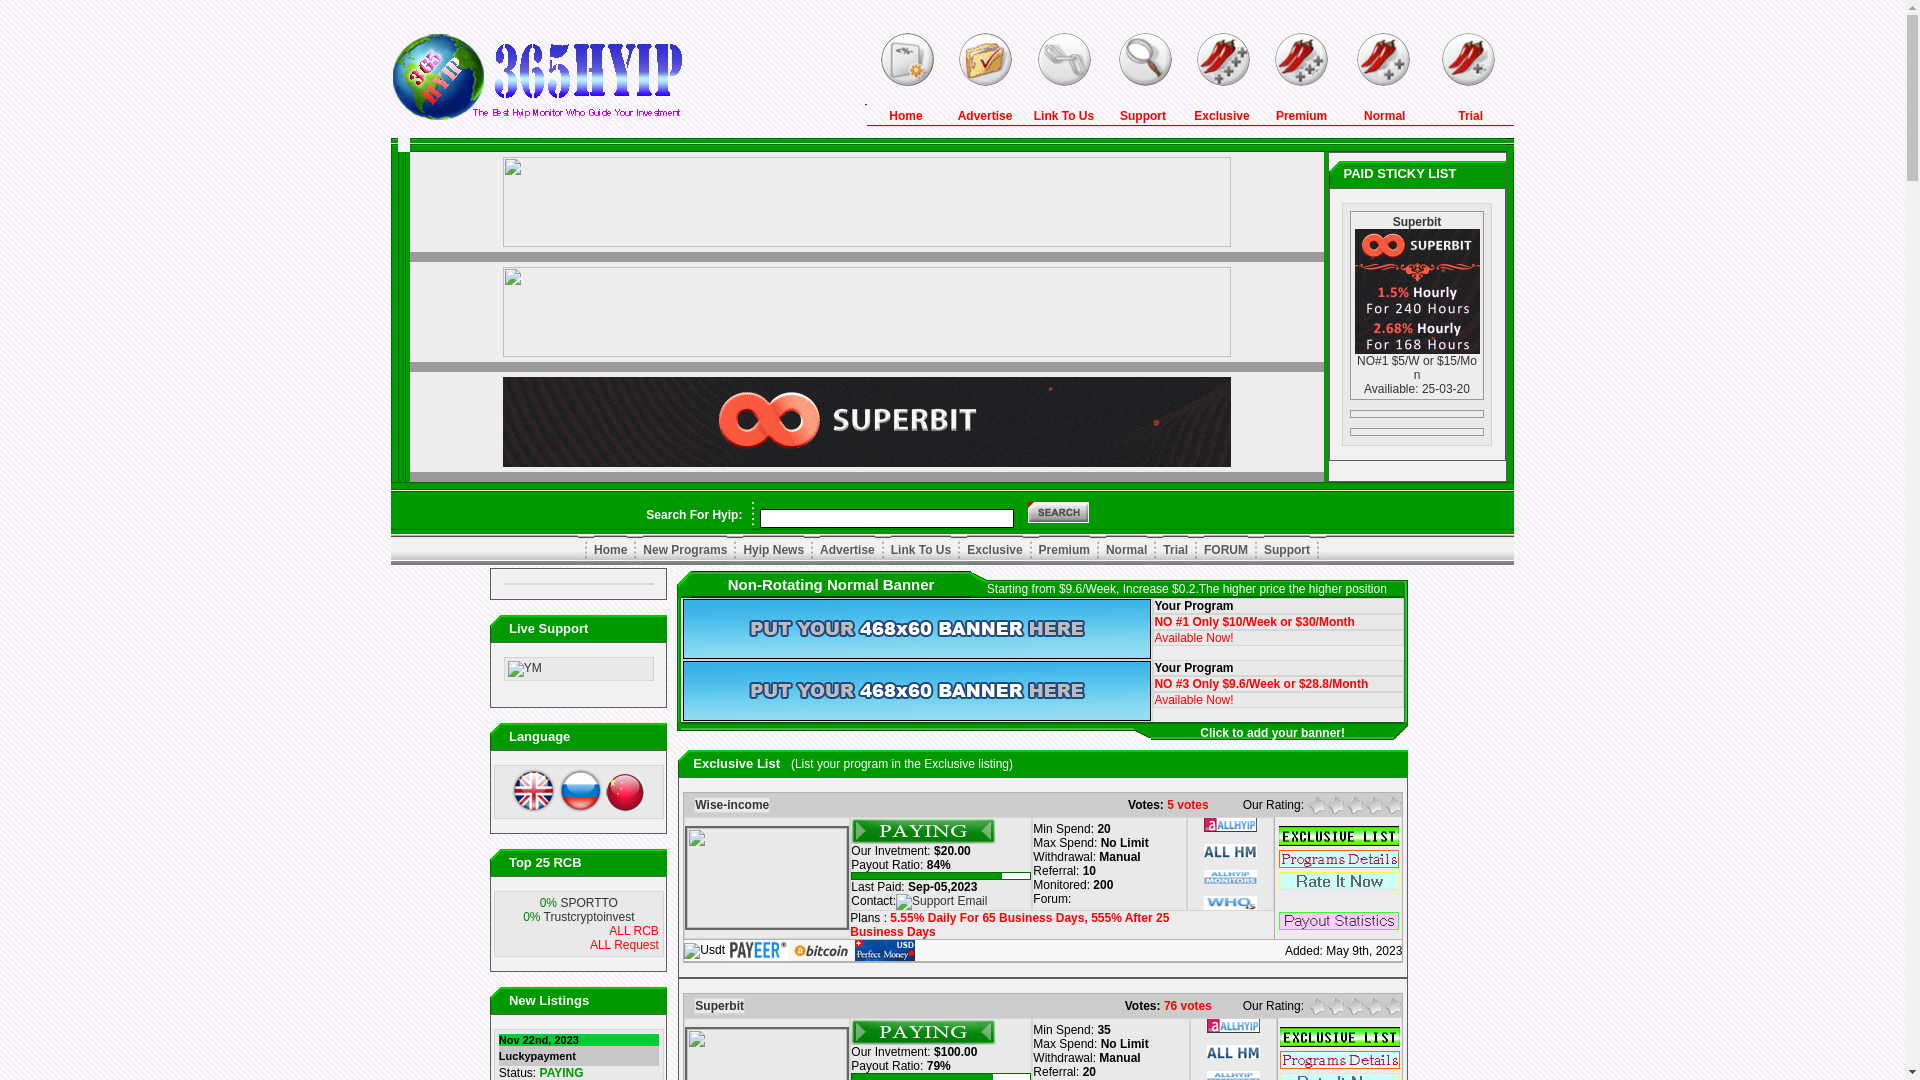 The image size is (1920, 1080). What do you see at coordinates (847, 550) in the screenshot?
I see `'Advertise'` at bounding box center [847, 550].